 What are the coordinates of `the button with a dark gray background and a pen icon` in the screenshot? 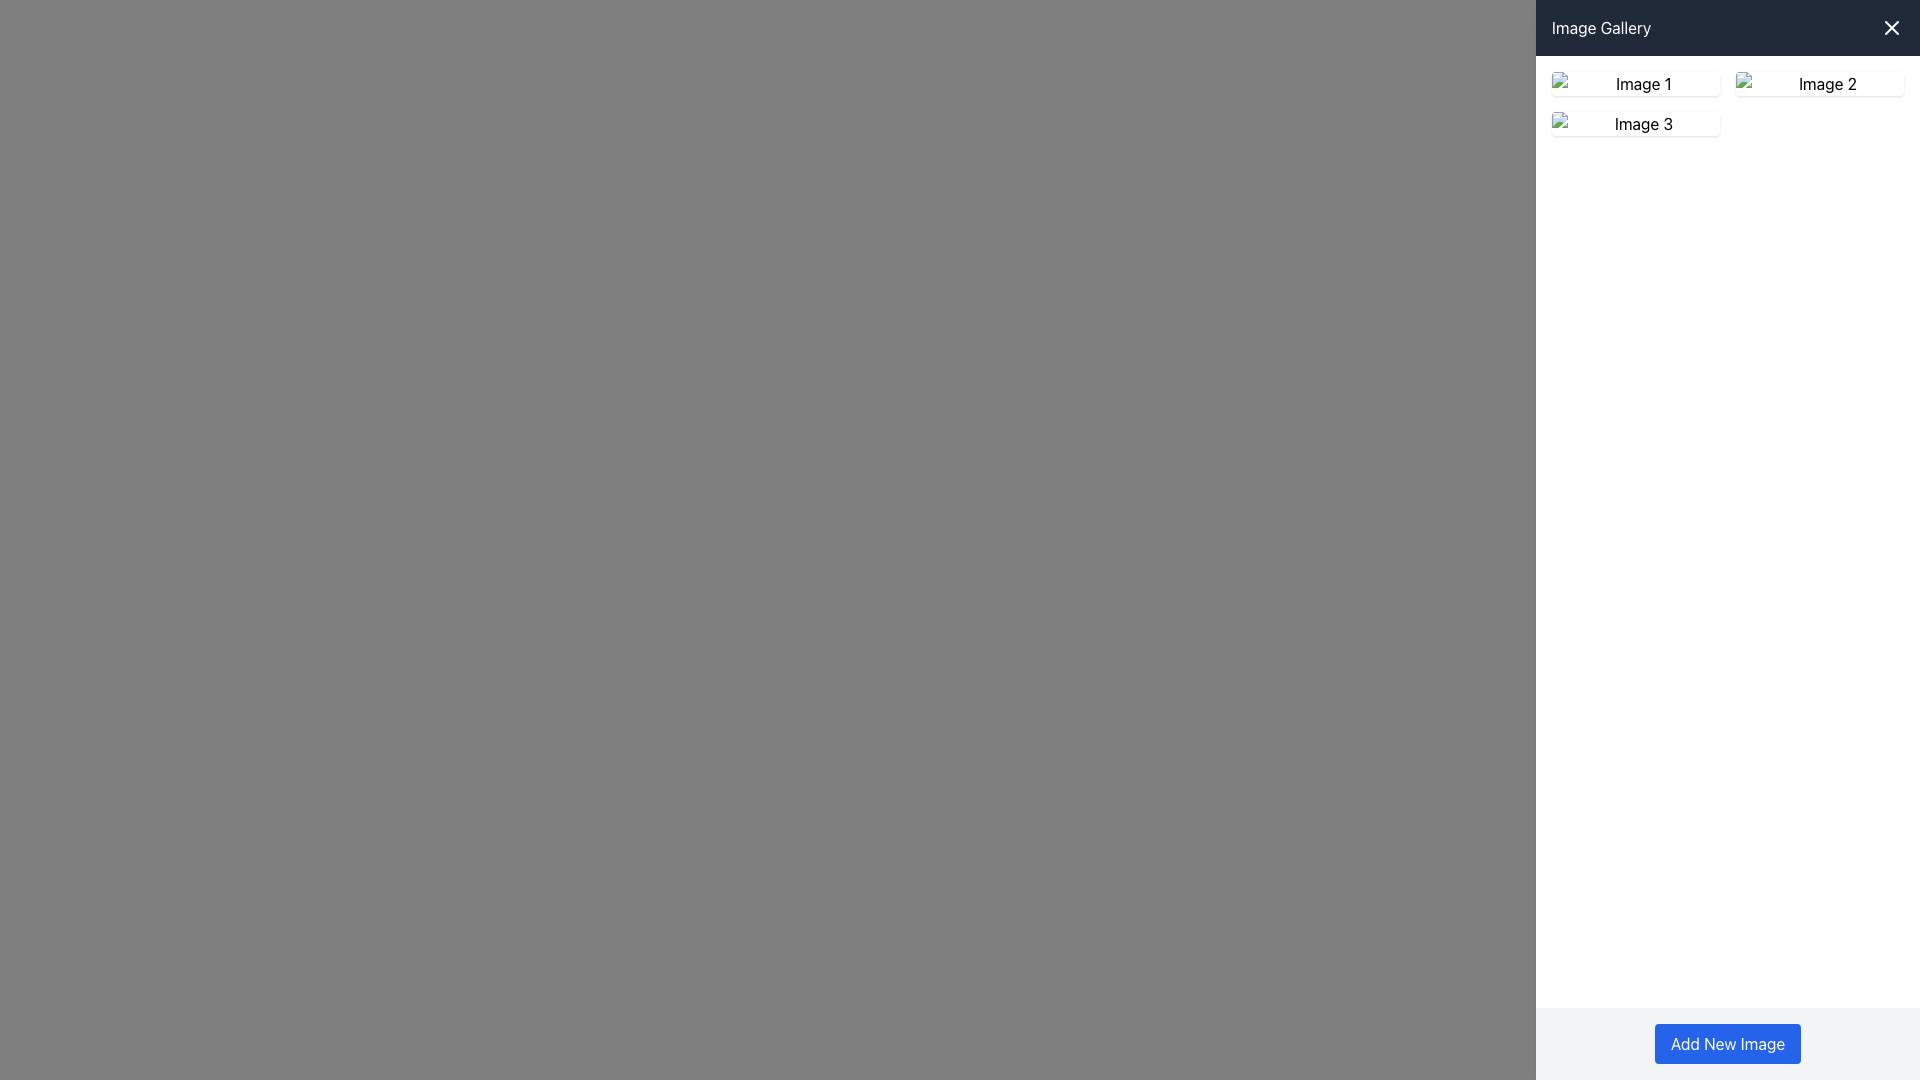 It's located at (1636, 123).